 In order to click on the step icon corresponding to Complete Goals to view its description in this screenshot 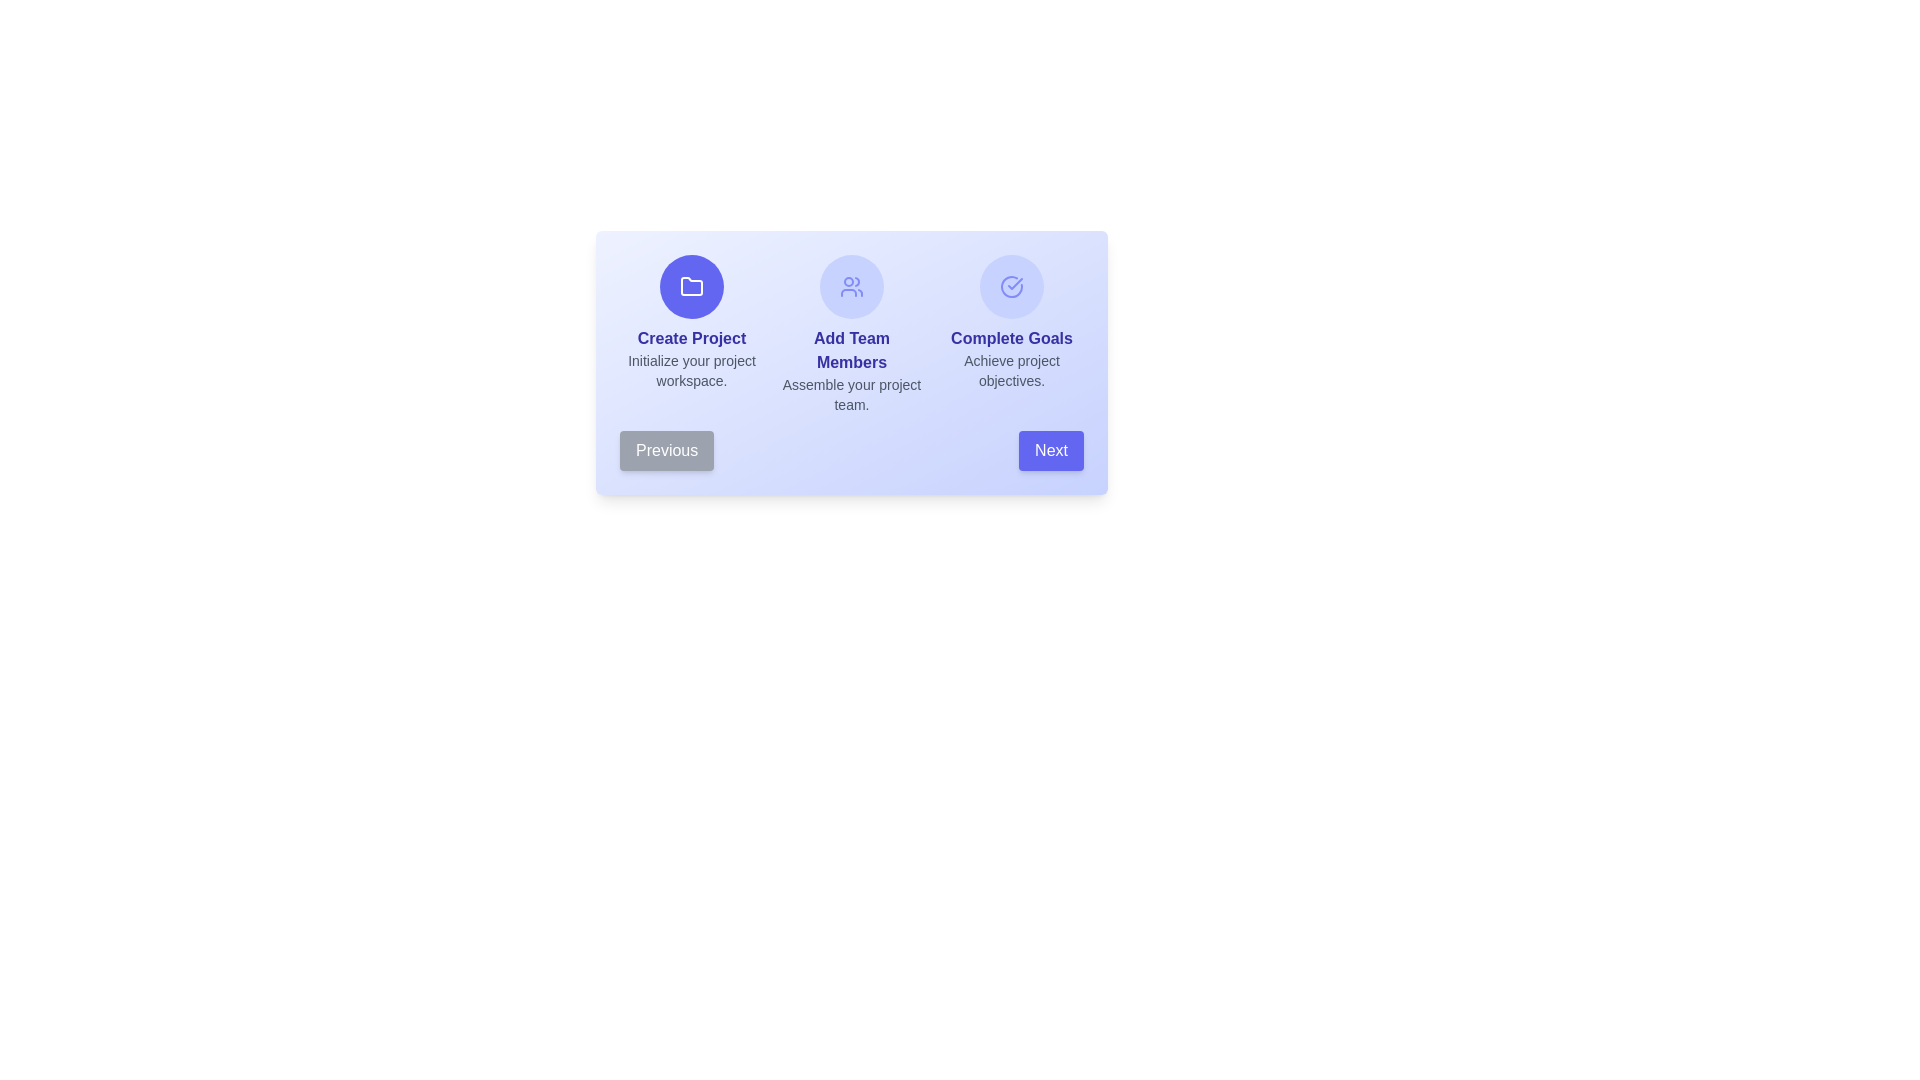, I will do `click(1012, 286)`.